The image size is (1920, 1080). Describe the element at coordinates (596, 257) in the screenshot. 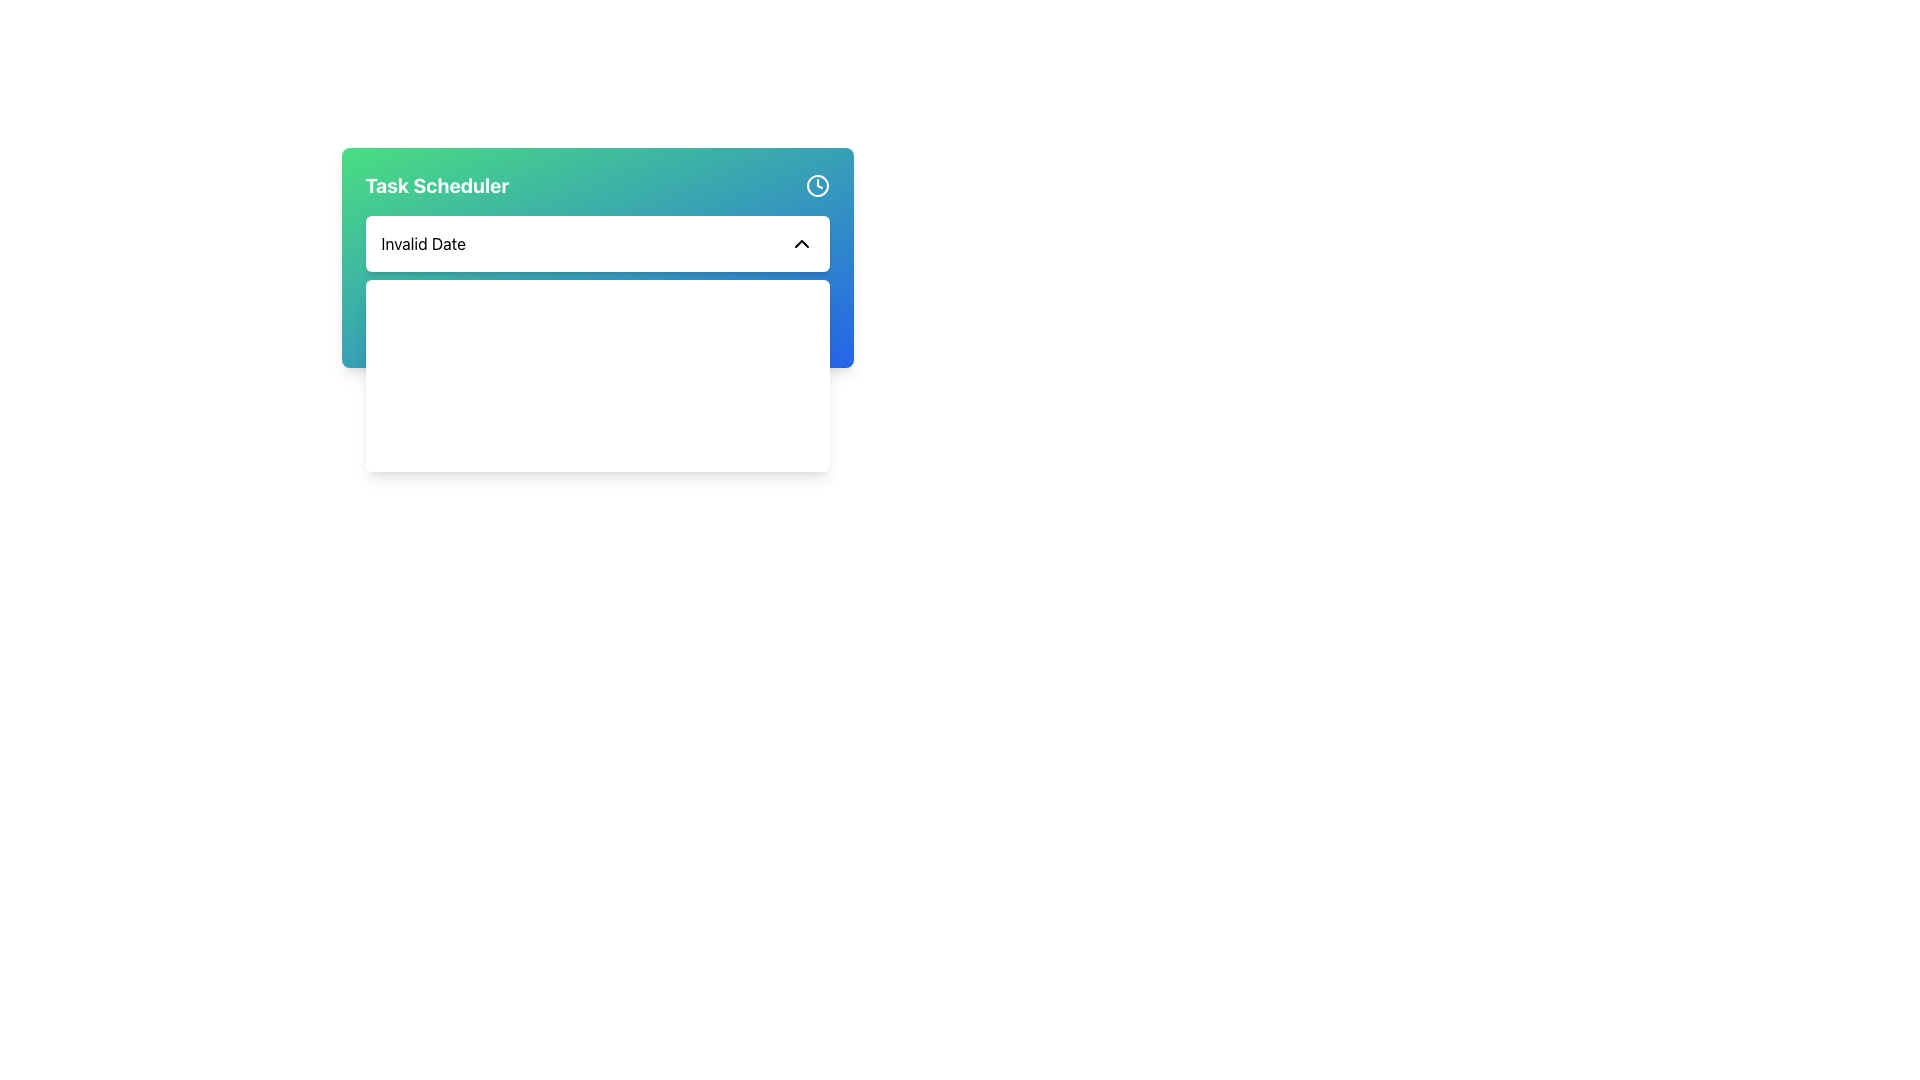

I see `the 'Task Scheduler' dropdown list component, which has a gradient background and displays 'Invalid Date', to change focus` at that location.